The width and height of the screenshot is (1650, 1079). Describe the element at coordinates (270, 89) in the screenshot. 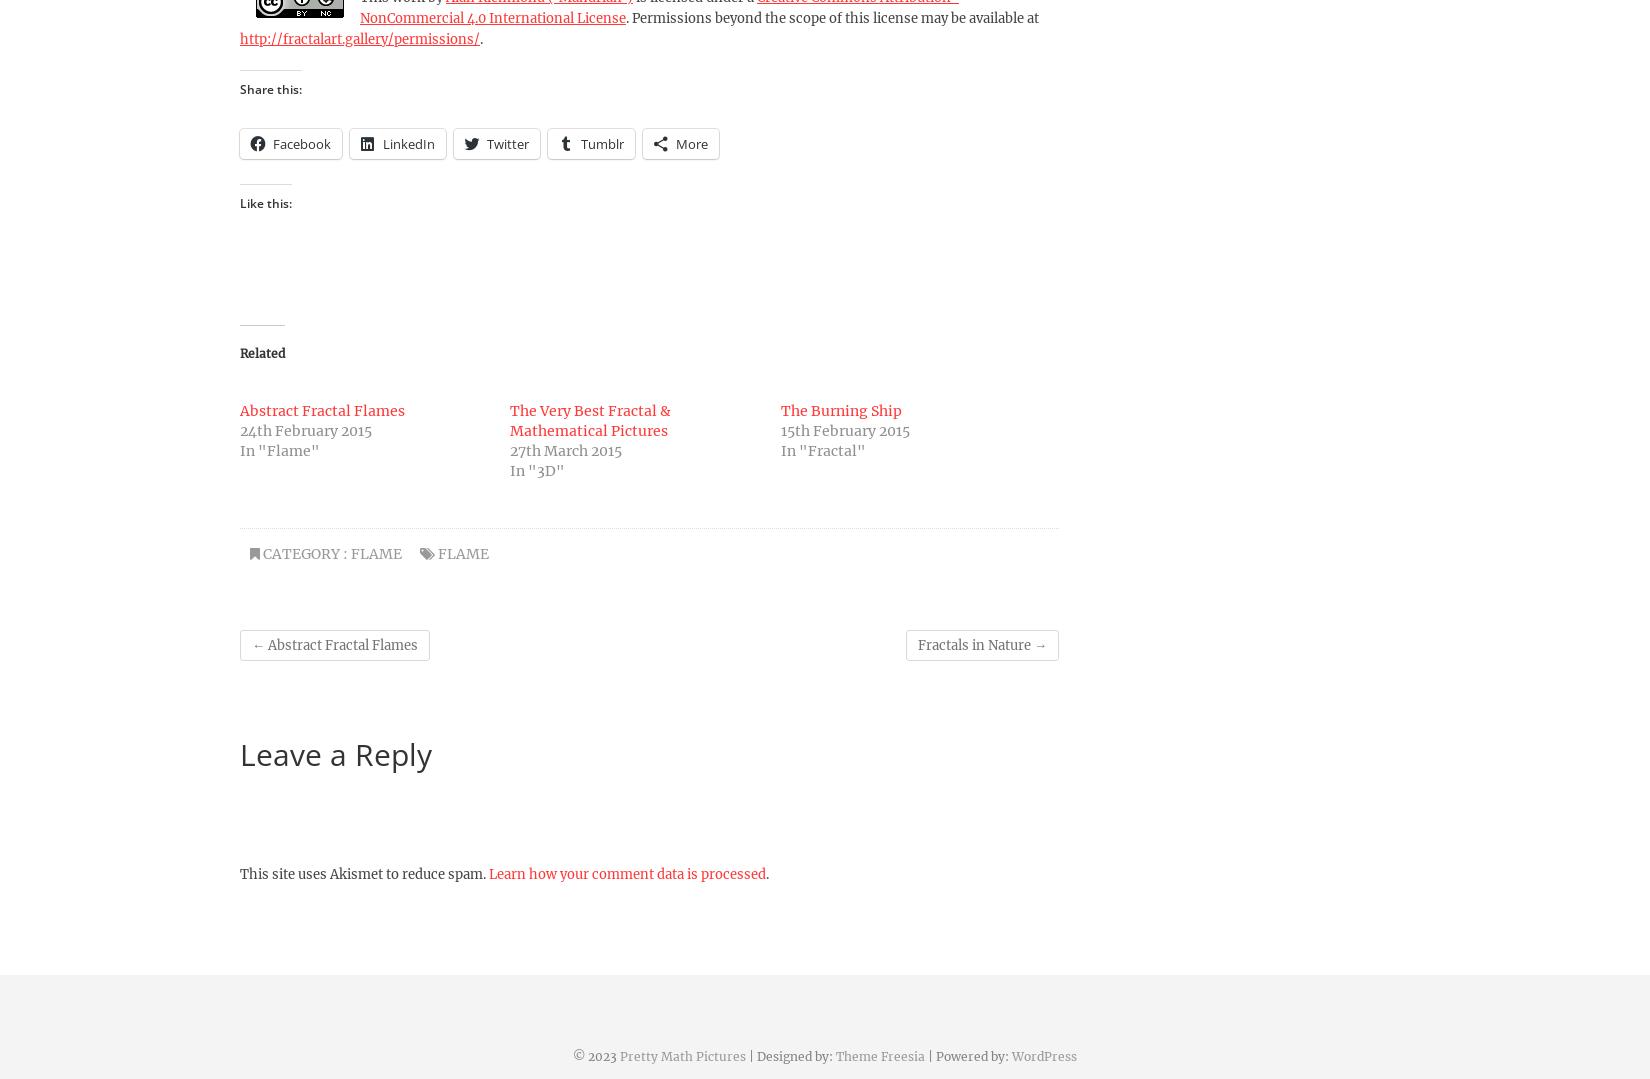

I see `'Share this:'` at that location.